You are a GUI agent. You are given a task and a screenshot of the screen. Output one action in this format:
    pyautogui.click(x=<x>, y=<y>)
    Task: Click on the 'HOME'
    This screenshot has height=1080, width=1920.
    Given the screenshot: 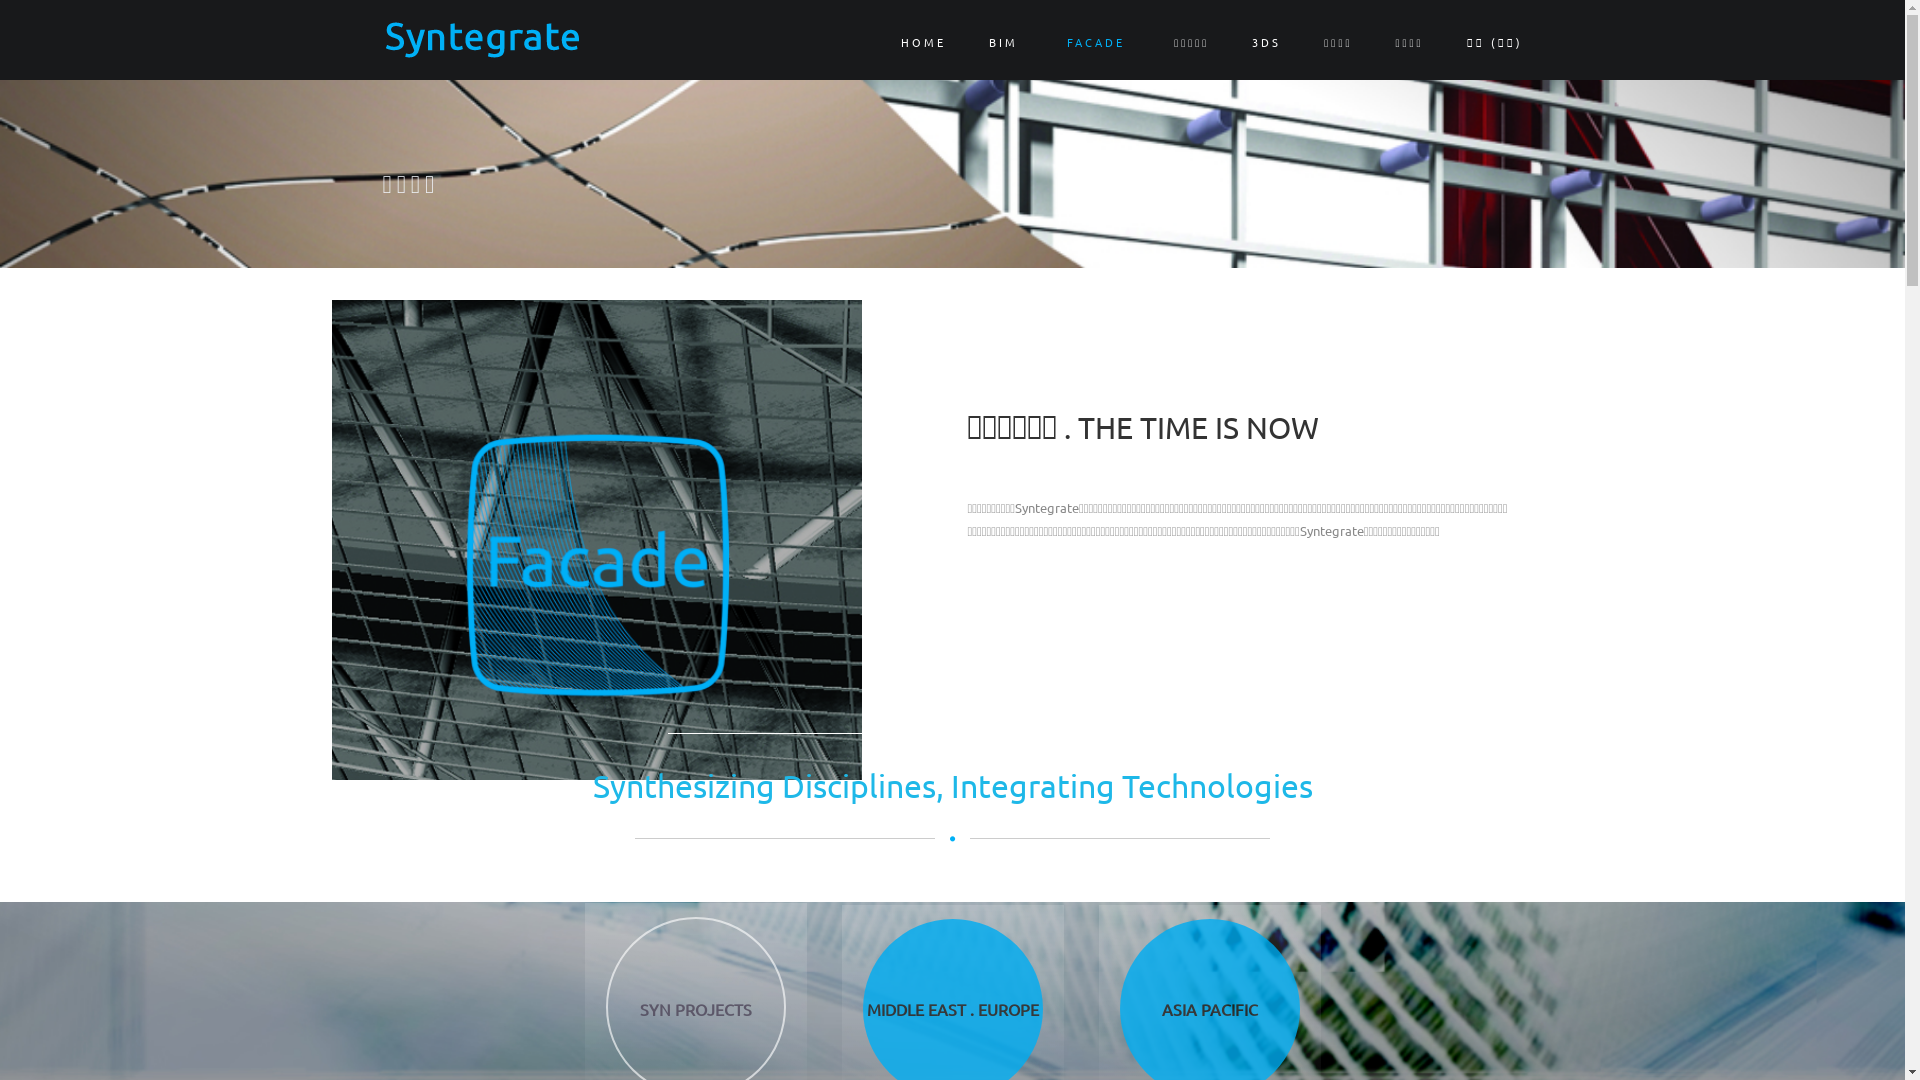 What is the action you would take?
    pyautogui.click(x=924, y=45)
    